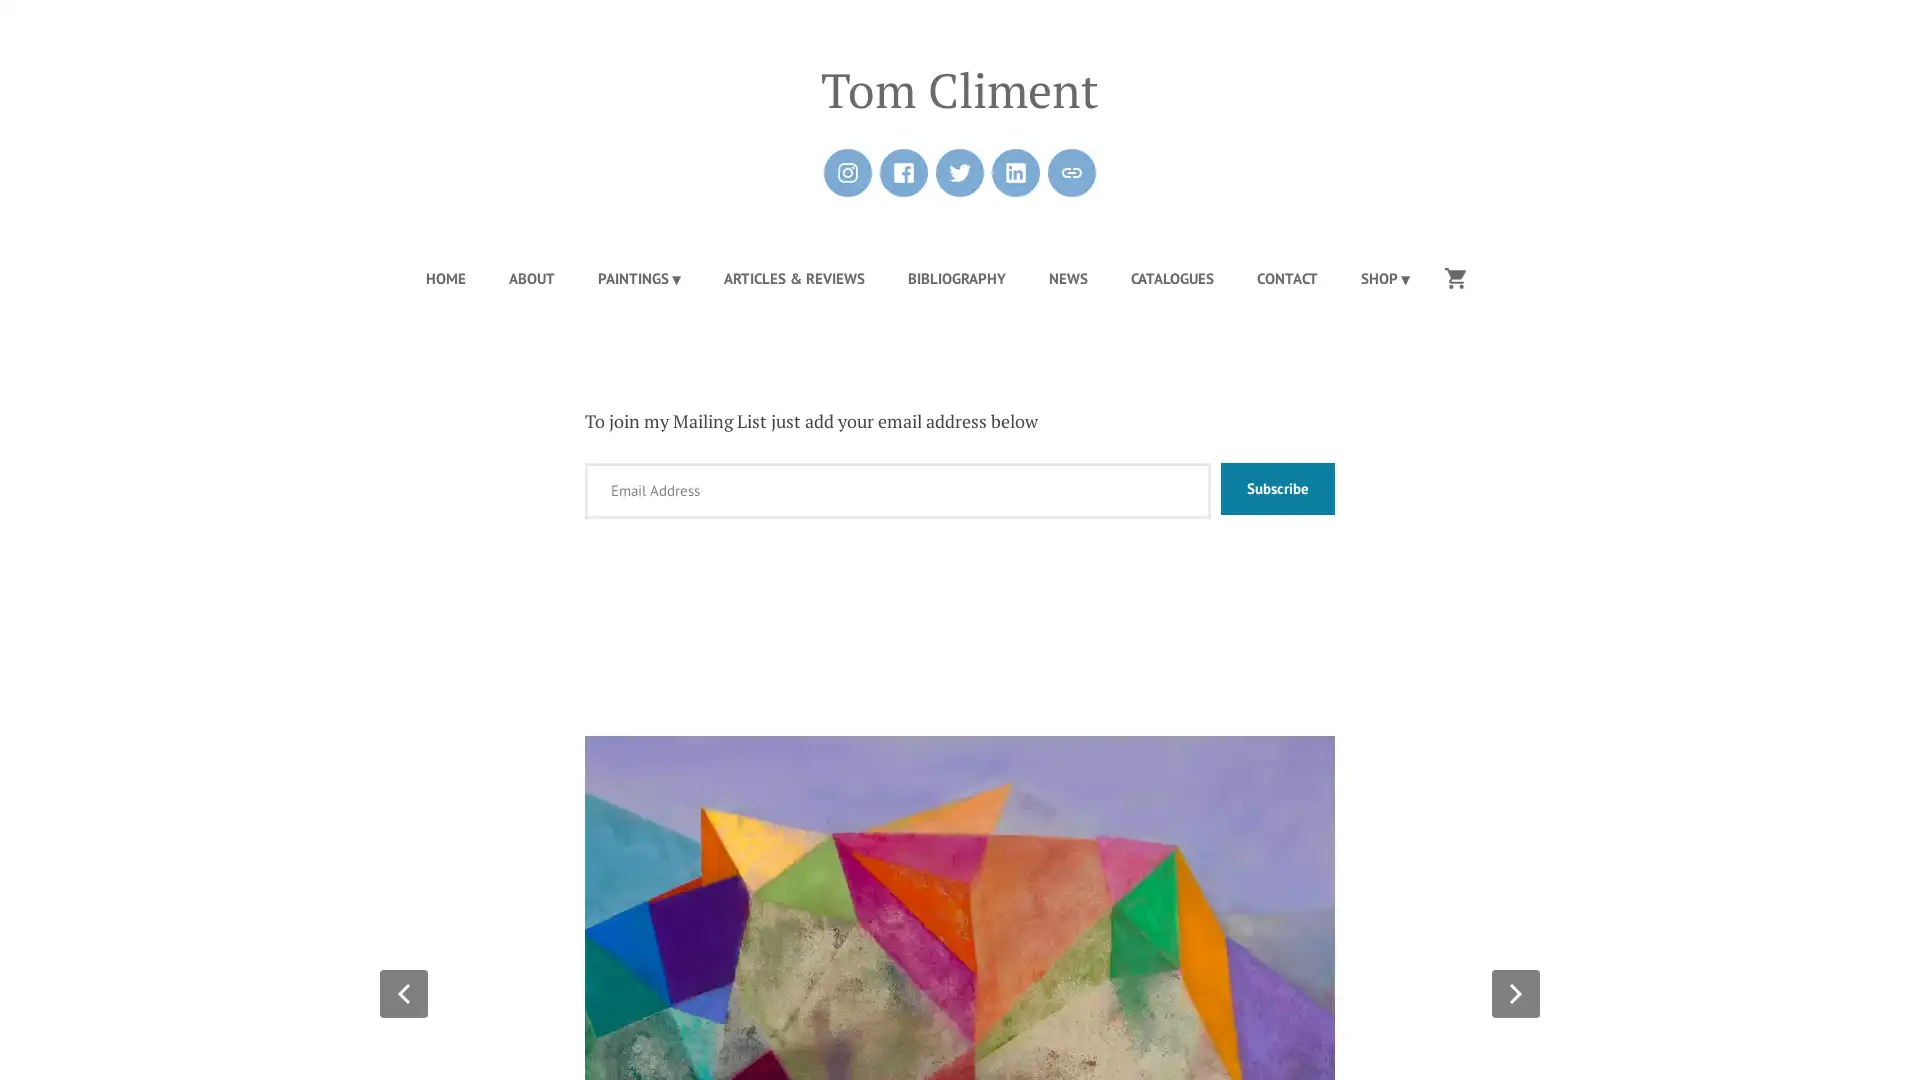 This screenshot has width=1920, height=1080. What do you see at coordinates (1516, 992) in the screenshot?
I see `Next slide` at bounding box center [1516, 992].